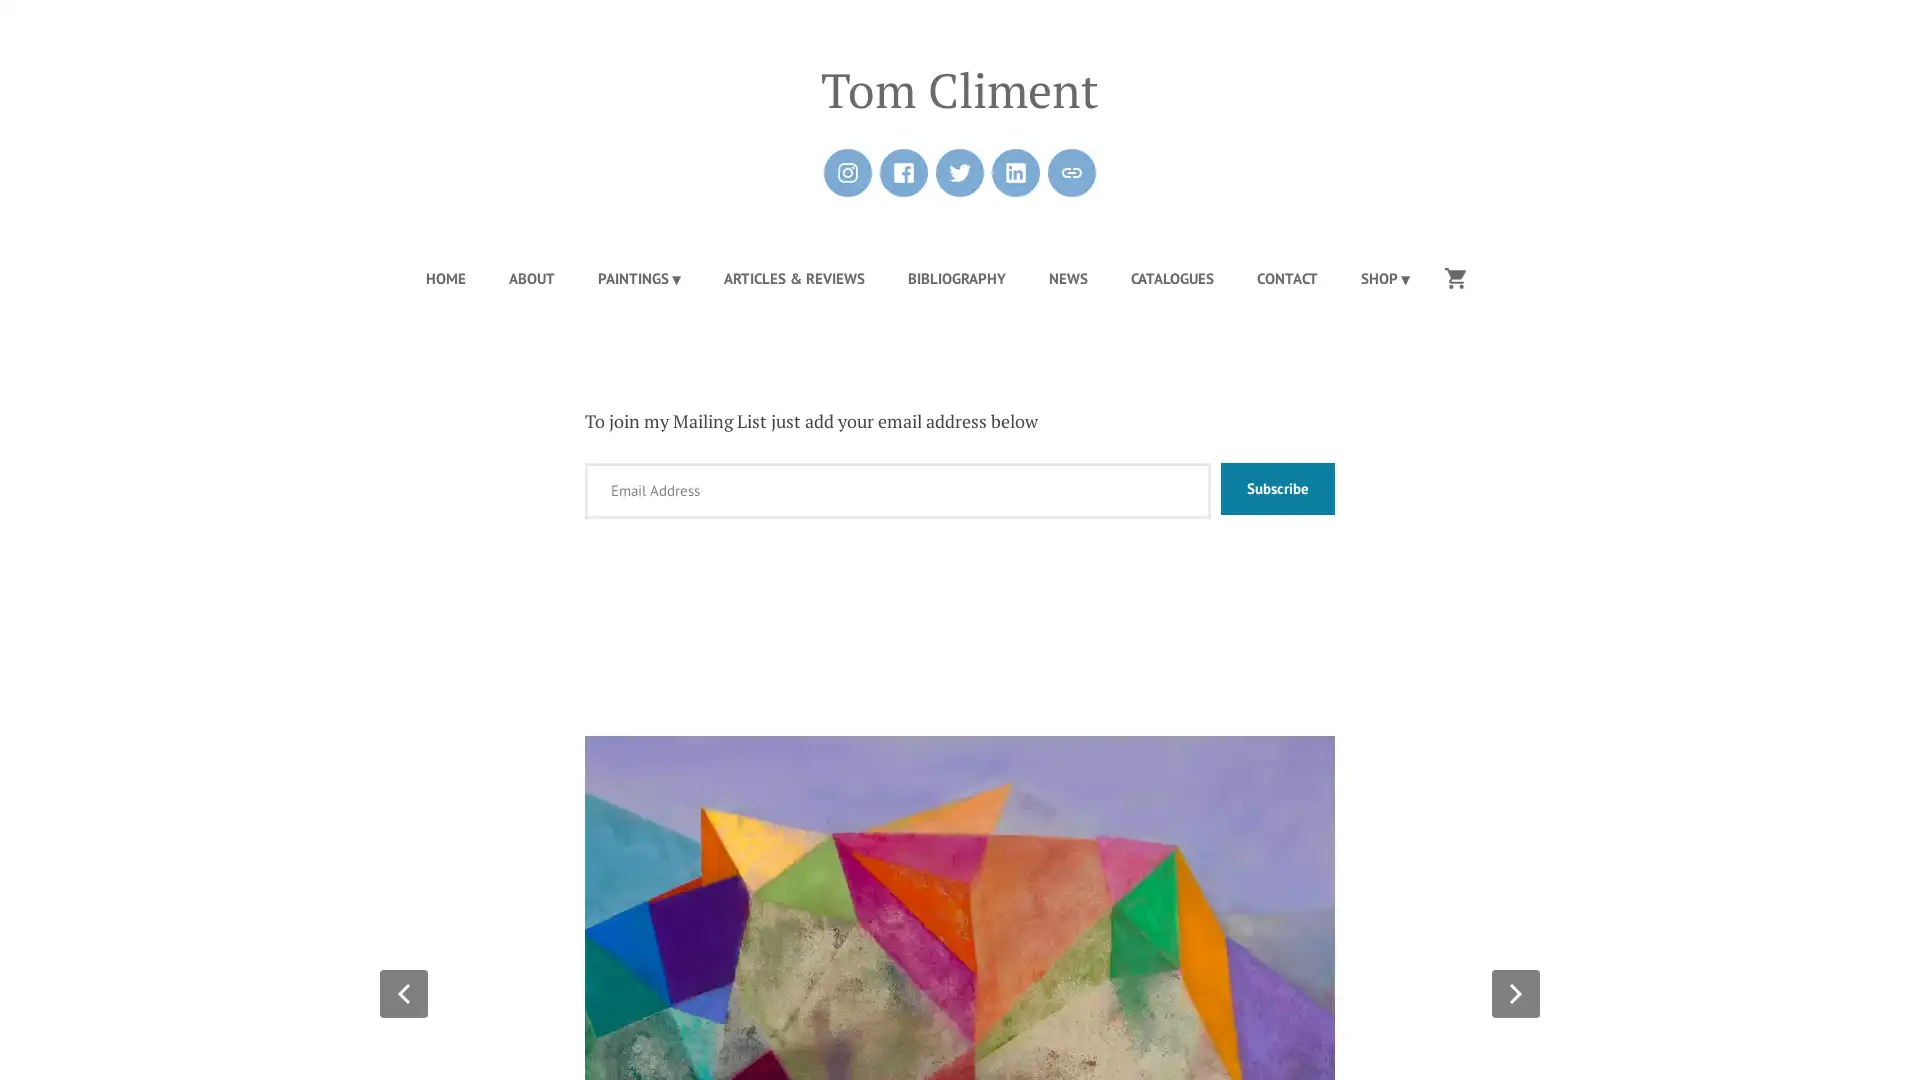 This screenshot has width=1920, height=1080. What do you see at coordinates (1516, 992) in the screenshot?
I see `Next slide` at bounding box center [1516, 992].